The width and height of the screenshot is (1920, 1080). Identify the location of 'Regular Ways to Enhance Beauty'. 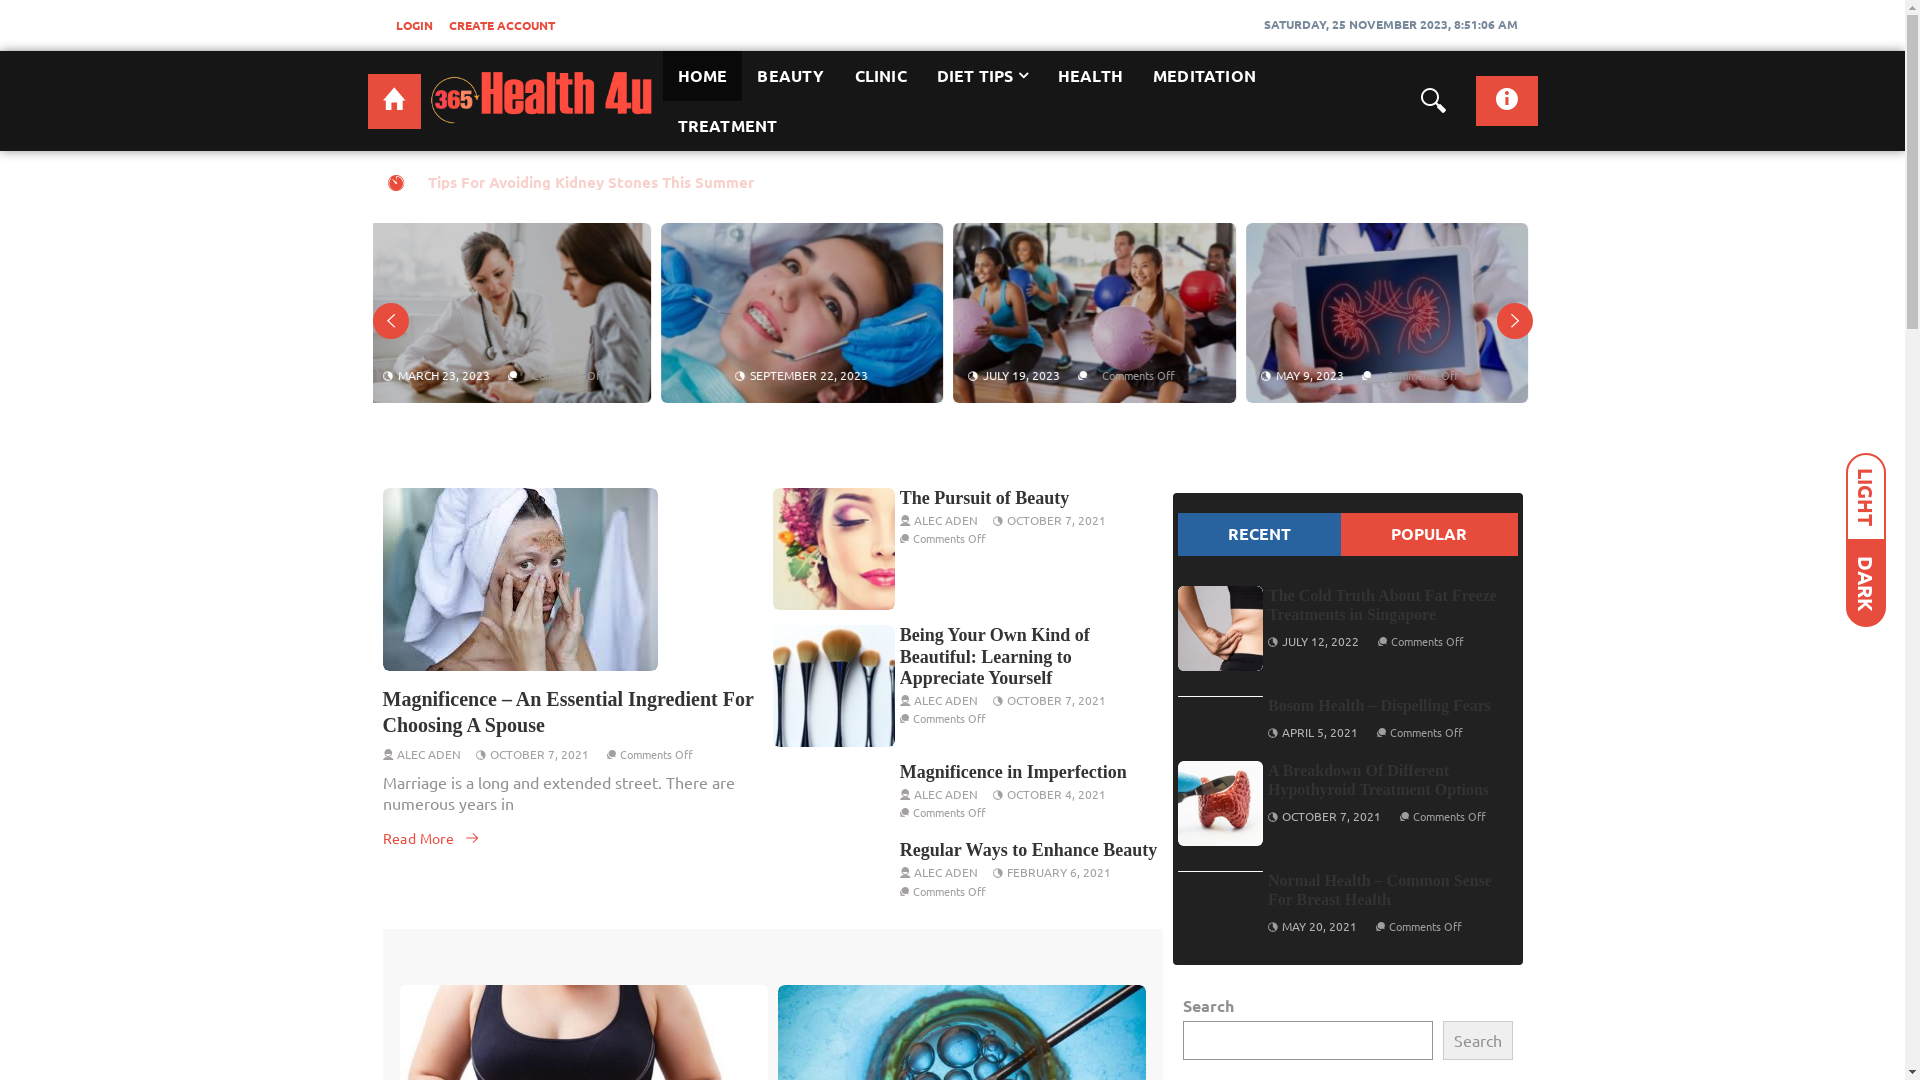
(899, 849).